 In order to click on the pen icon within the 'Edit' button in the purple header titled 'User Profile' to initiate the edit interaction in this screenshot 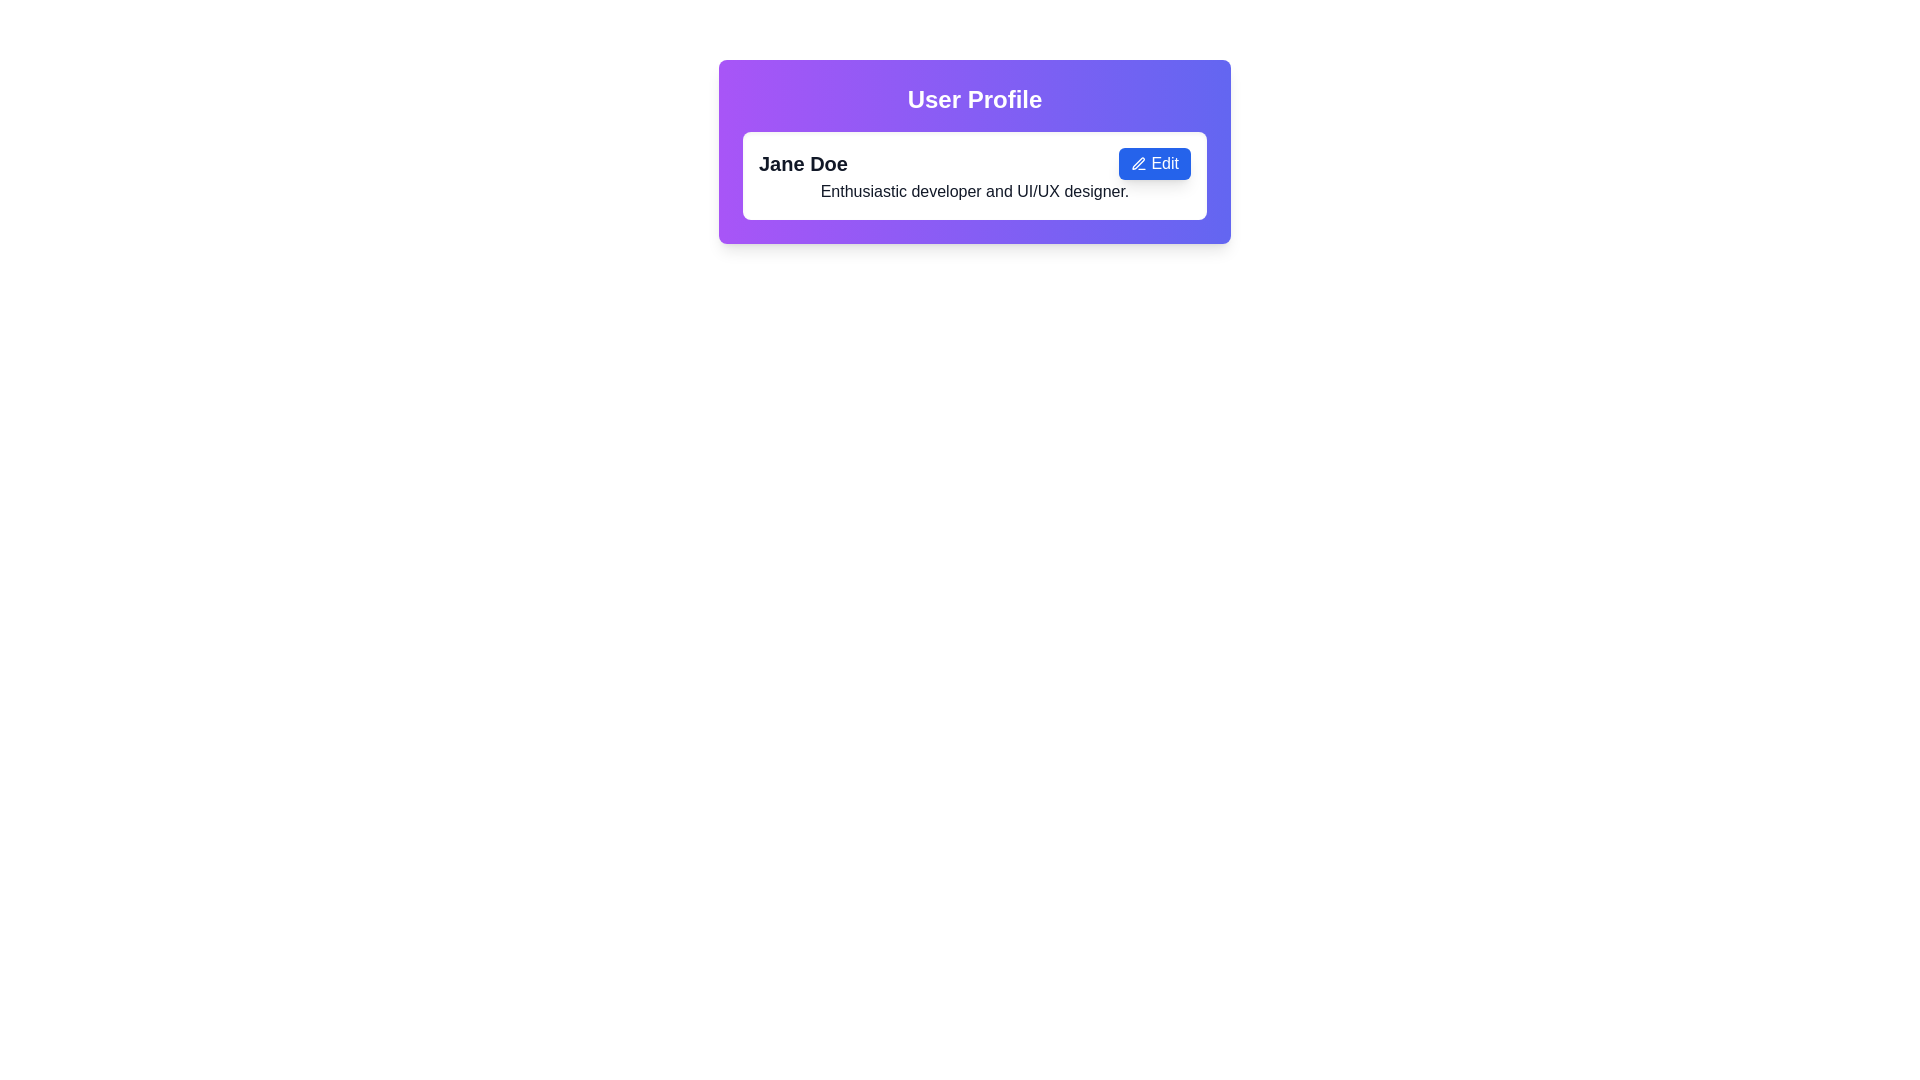, I will do `click(1139, 162)`.